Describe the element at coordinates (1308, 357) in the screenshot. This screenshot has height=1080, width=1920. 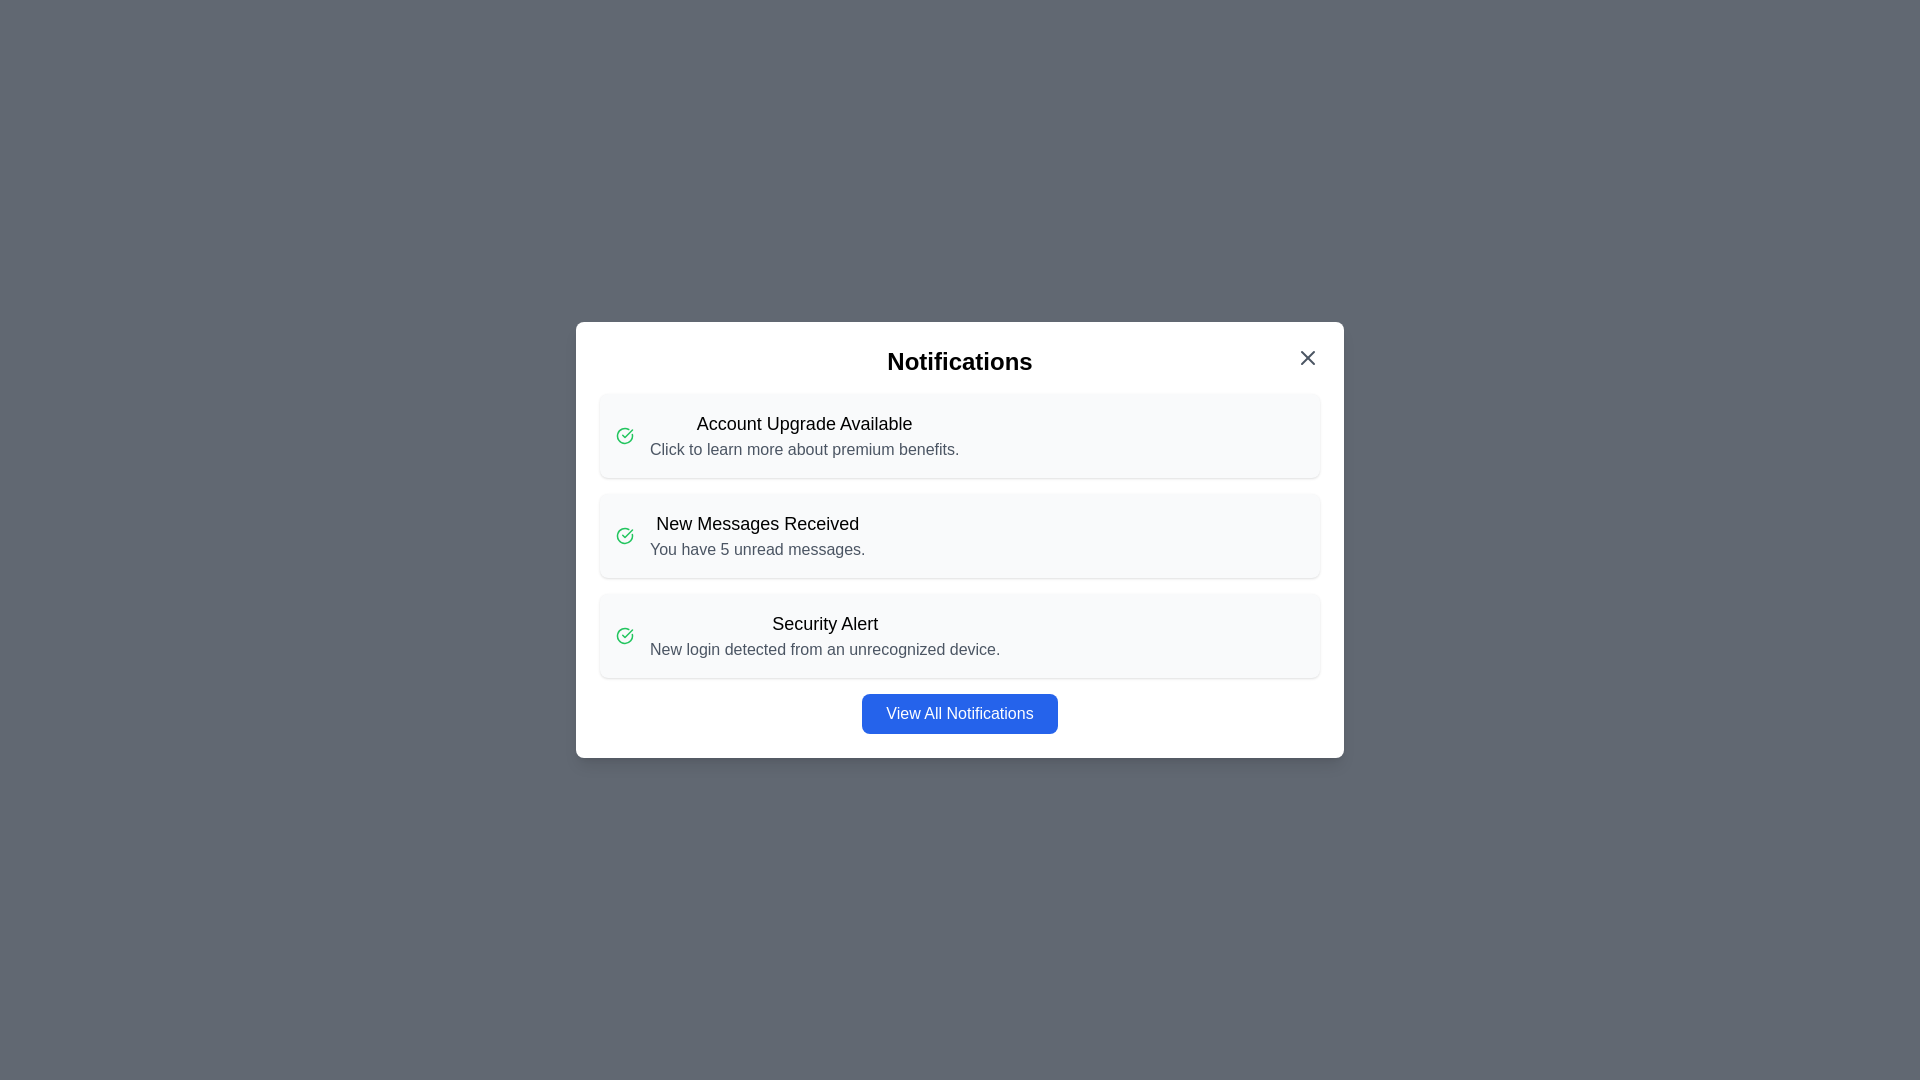
I see `the small circular button with a minimalist 'X' icon located at the top right corner of the notifications panel` at that location.